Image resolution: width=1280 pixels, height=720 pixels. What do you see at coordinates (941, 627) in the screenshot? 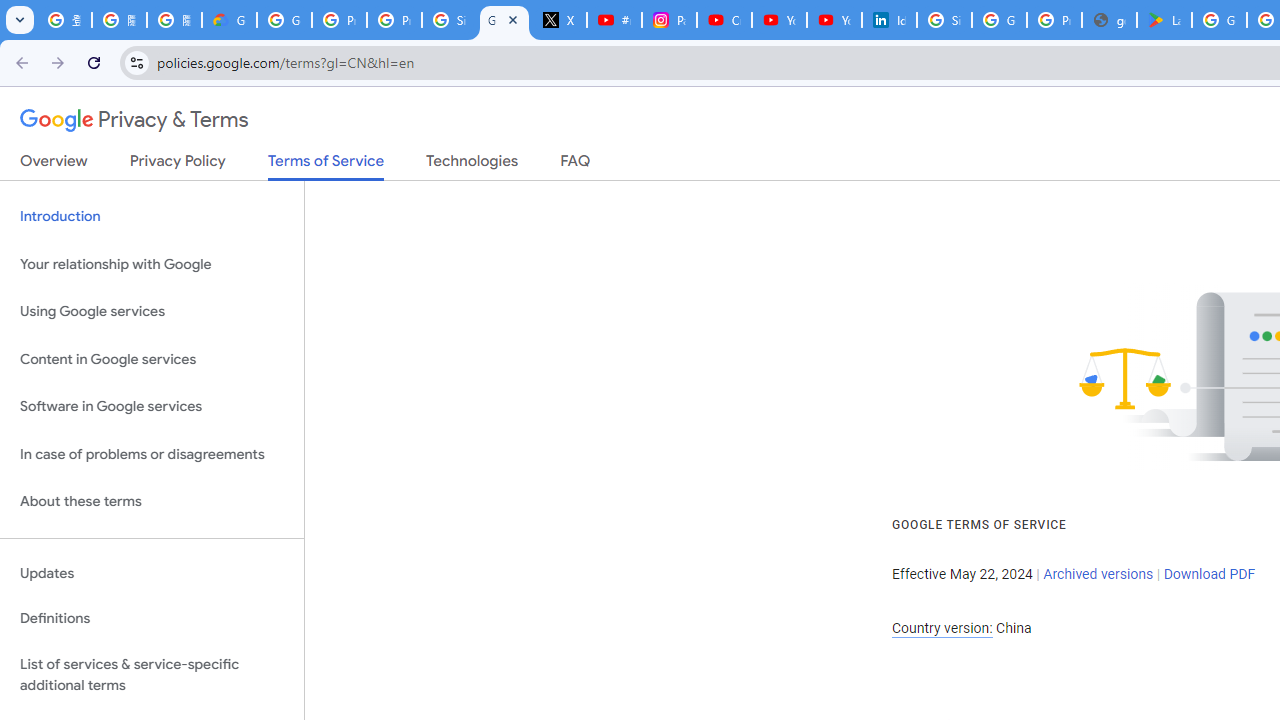
I see `'Country version:'` at bounding box center [941, 627].